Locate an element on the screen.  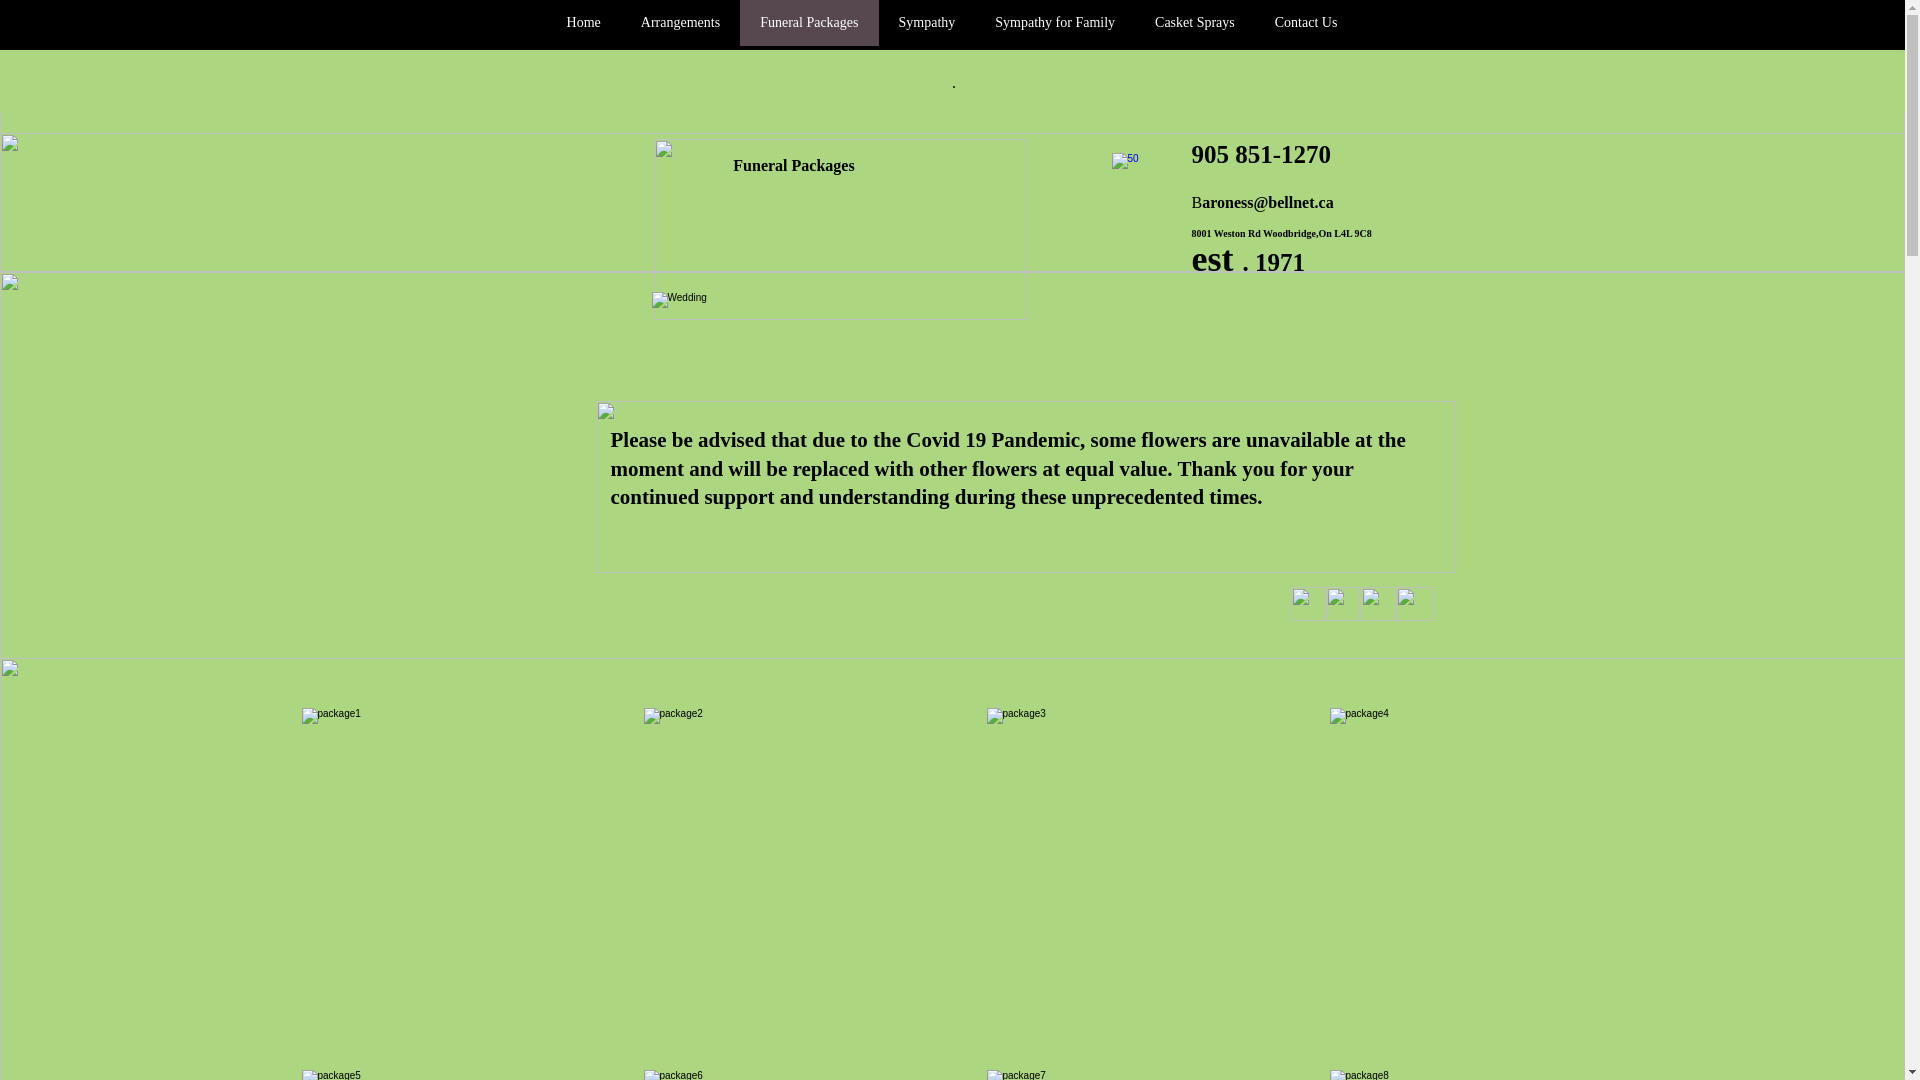
'Contact Us' is located at coordinates (1306, 23).